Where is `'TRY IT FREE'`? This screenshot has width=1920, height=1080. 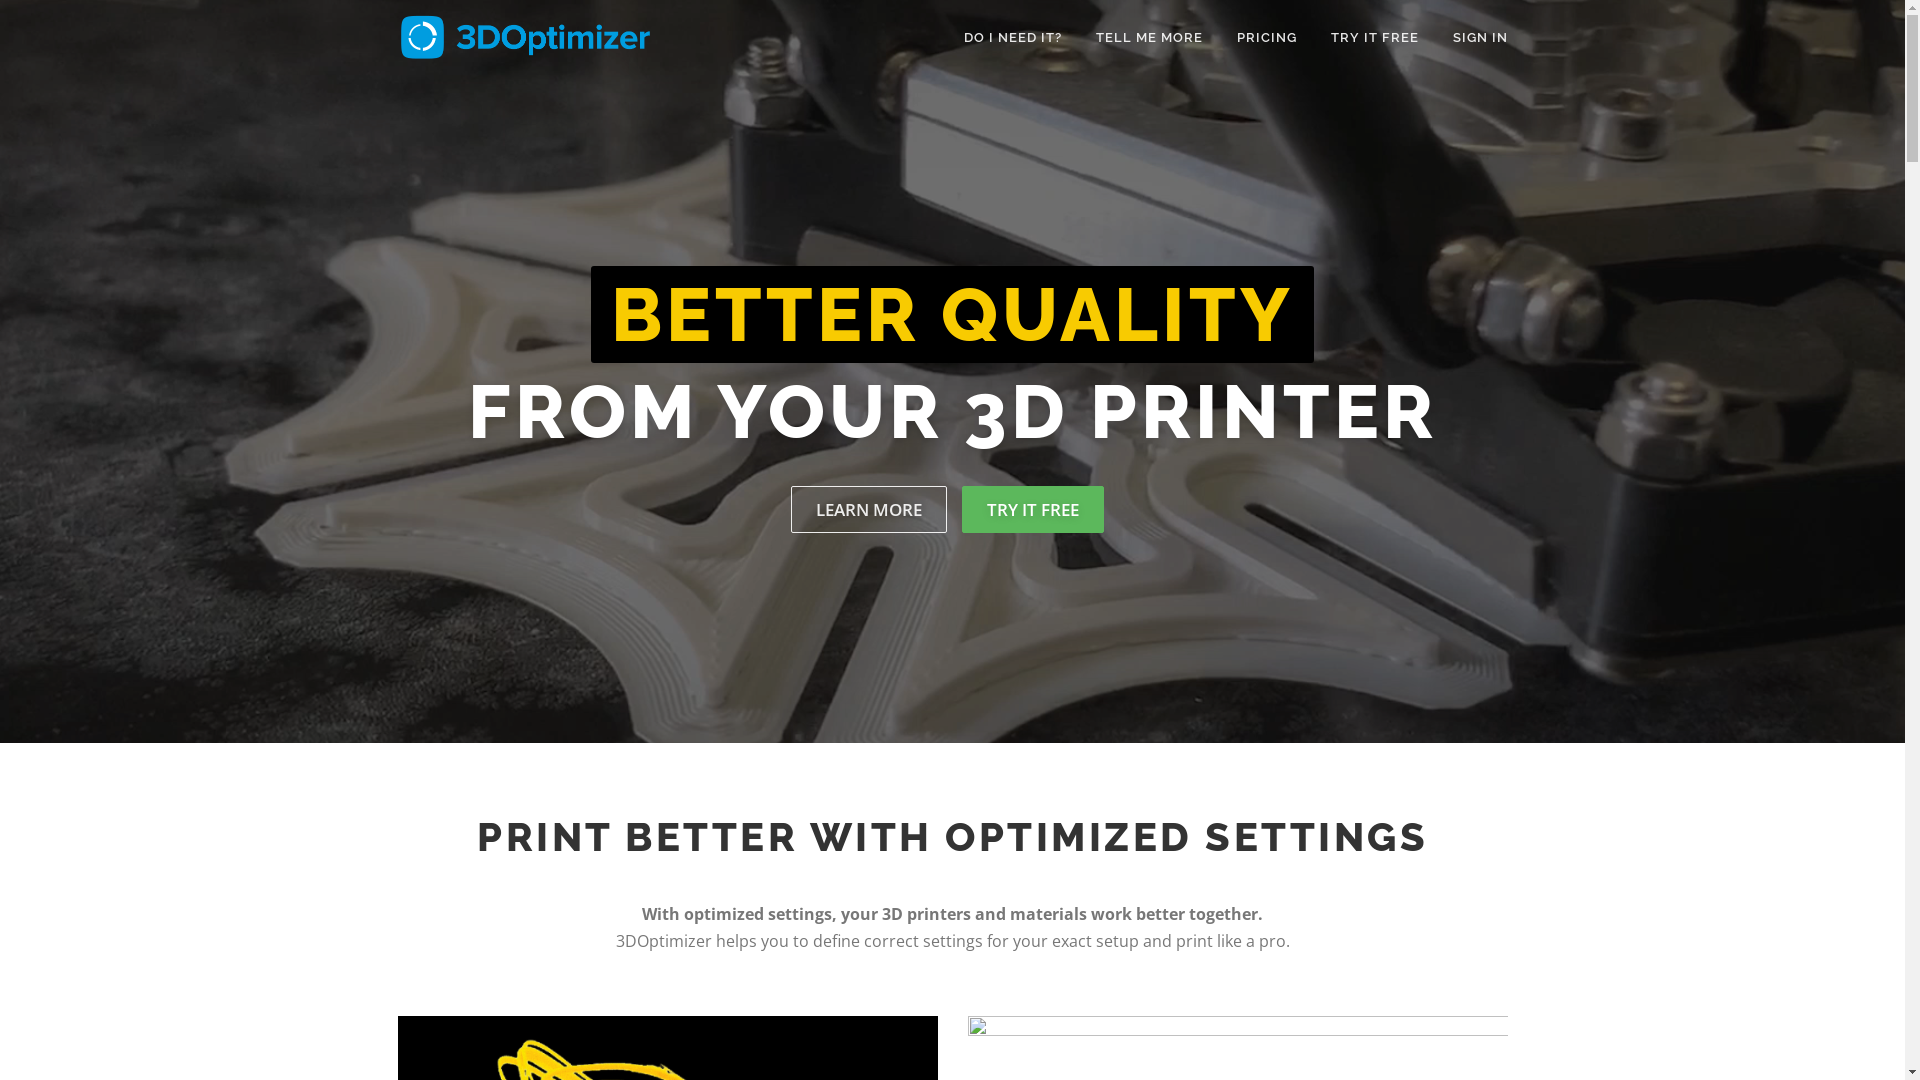 'TRY IT FREE' is located at coordinates (1373, 37).